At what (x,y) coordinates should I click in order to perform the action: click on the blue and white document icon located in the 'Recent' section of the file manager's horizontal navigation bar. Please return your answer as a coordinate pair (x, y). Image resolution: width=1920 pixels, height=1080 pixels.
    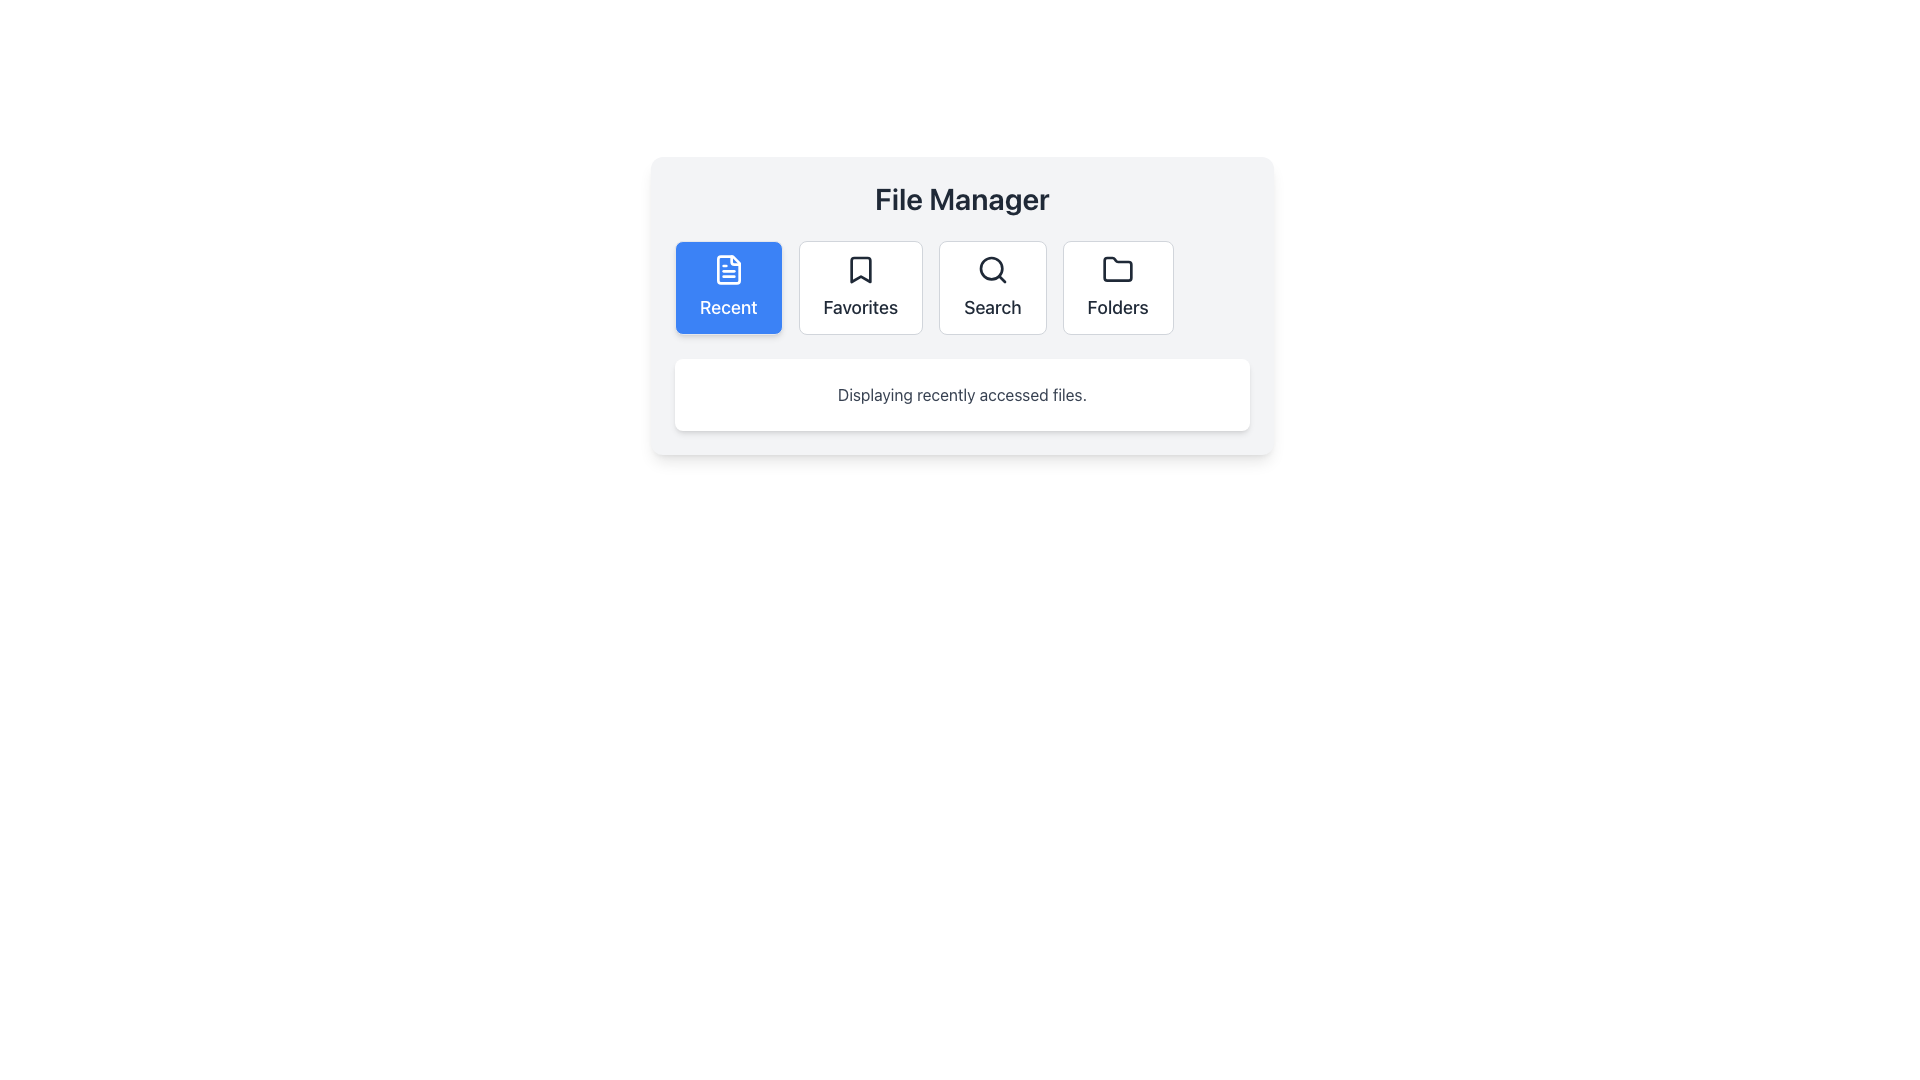
    Looking at the image, I should click on (727, 270).